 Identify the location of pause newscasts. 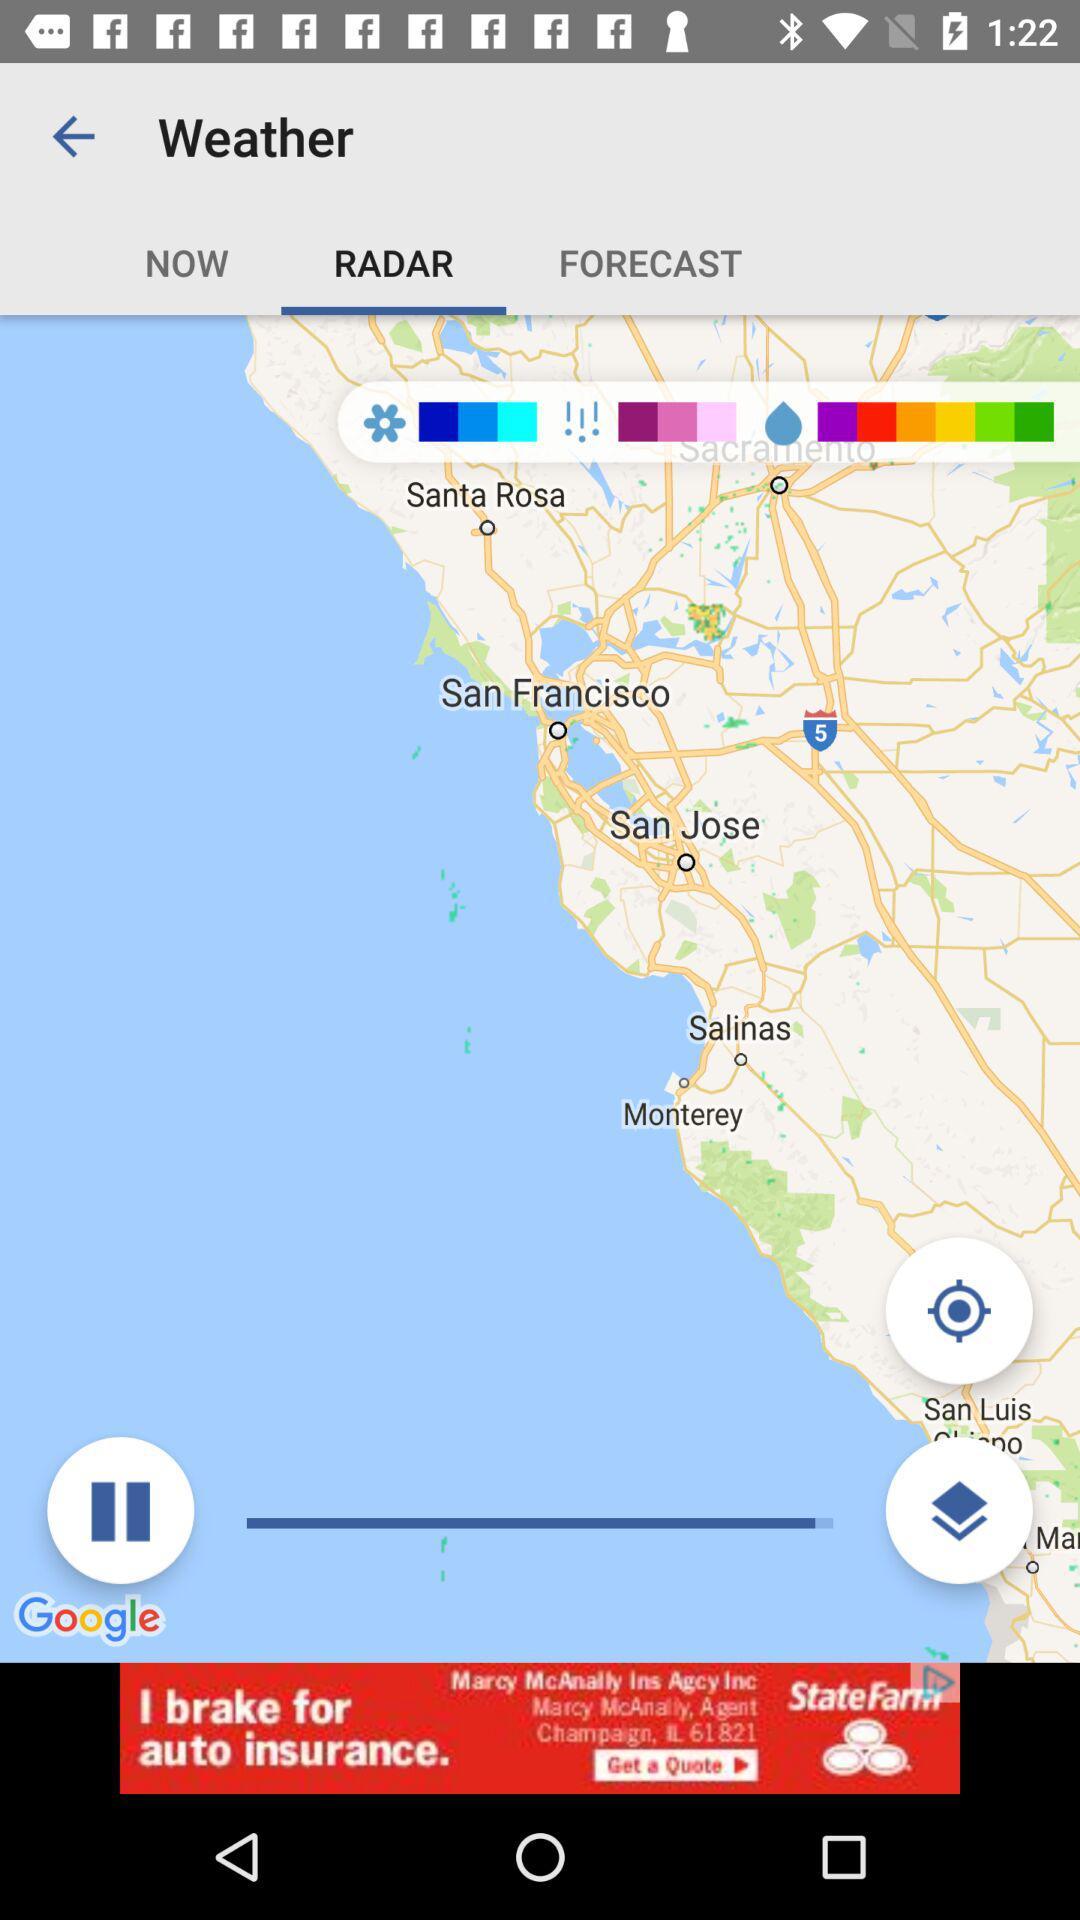
(120, 1510).